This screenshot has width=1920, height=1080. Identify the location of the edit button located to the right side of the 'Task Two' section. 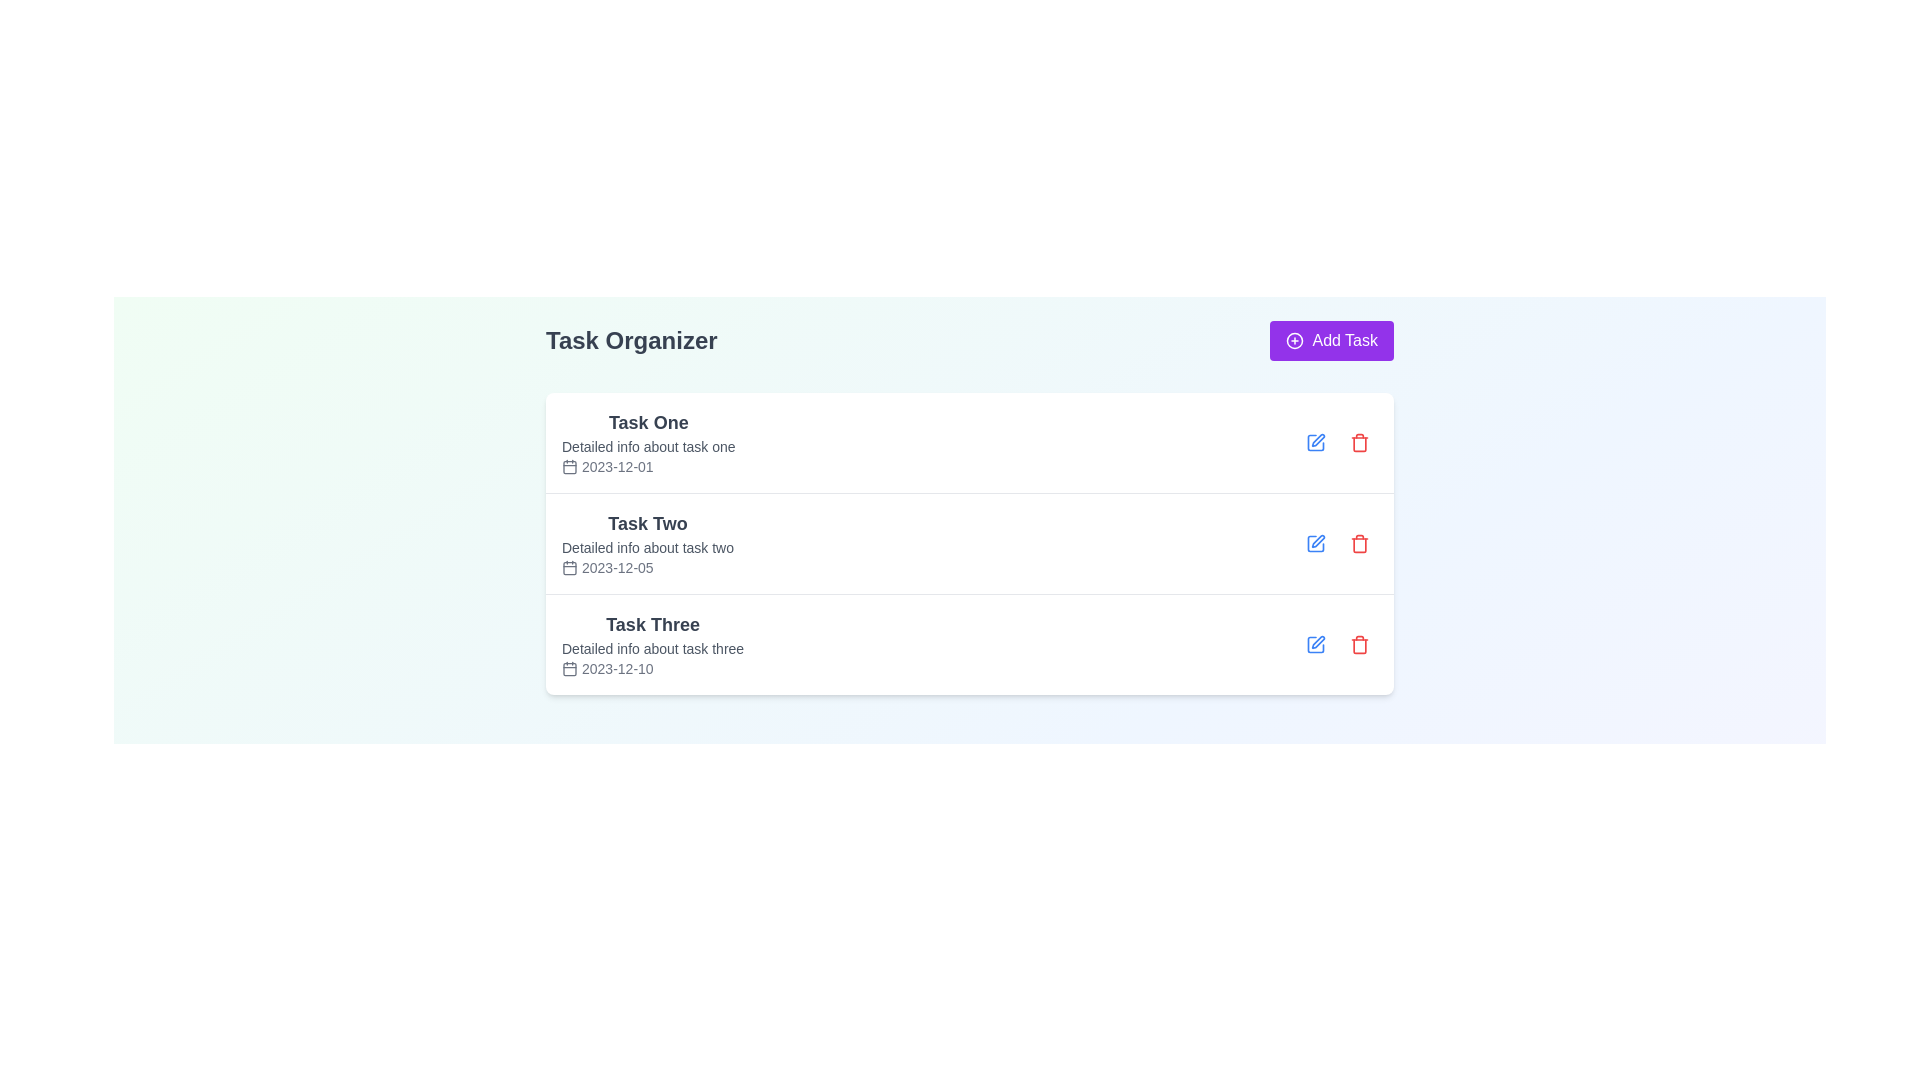
(1315, 543).